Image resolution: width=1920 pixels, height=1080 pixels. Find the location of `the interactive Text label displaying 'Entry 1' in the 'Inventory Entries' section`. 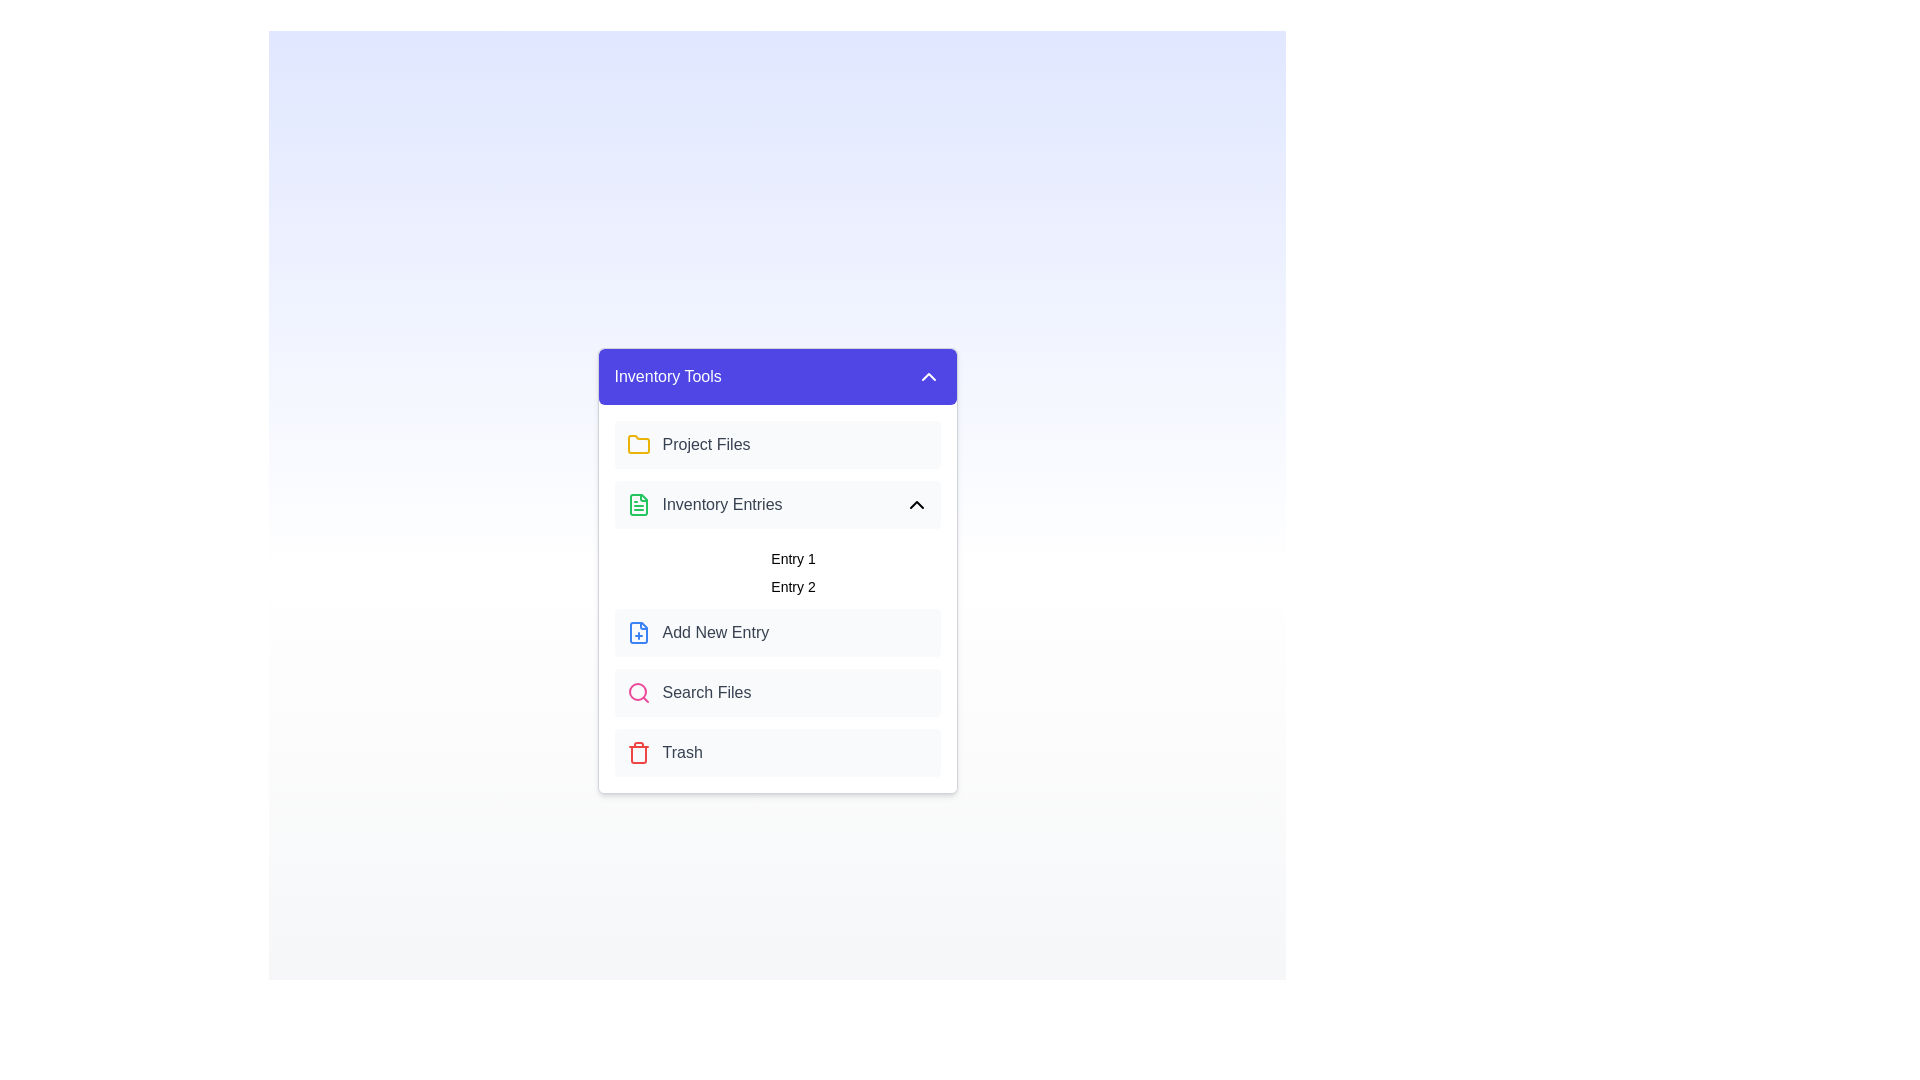

the interactive Text label displaying 'Entry 1' in the 'Inventory Entries' section is located at coordinates (792, 559).